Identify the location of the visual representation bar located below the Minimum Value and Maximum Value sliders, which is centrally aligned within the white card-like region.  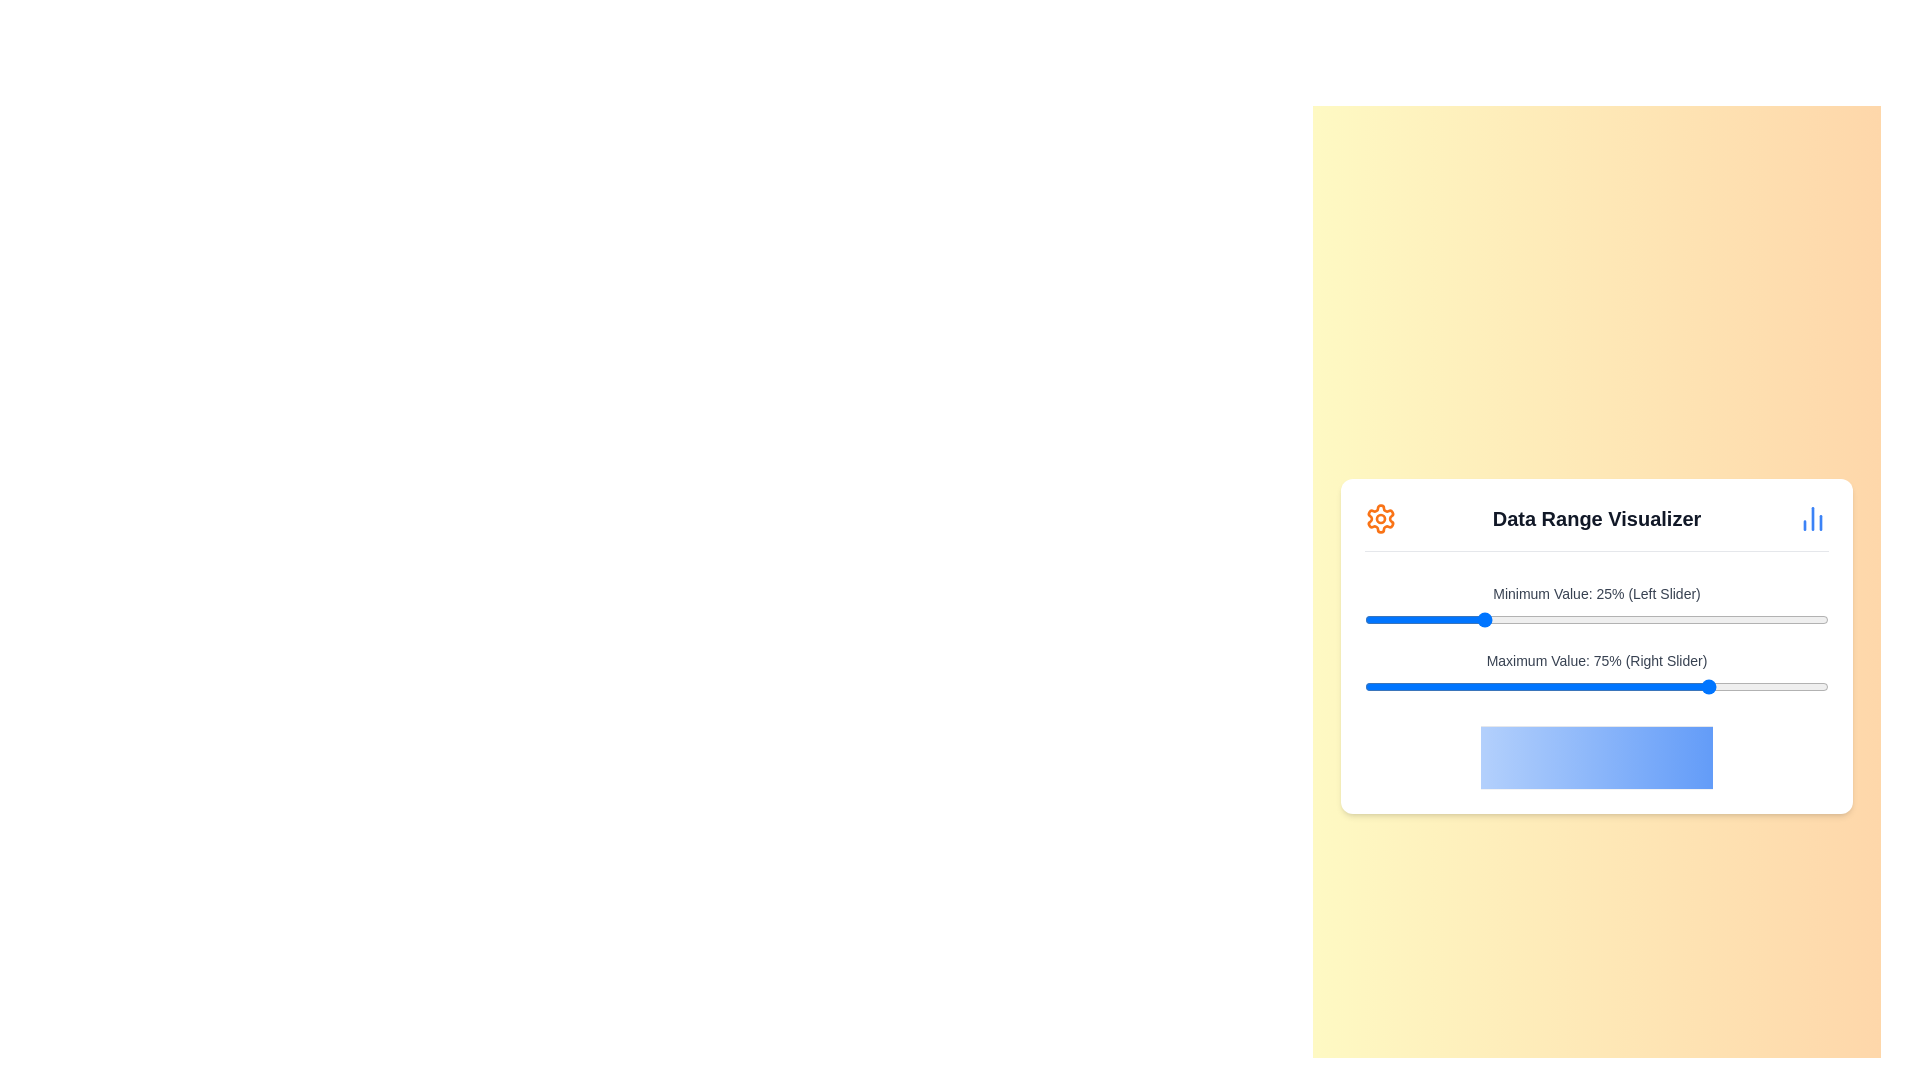
(1596, 757).